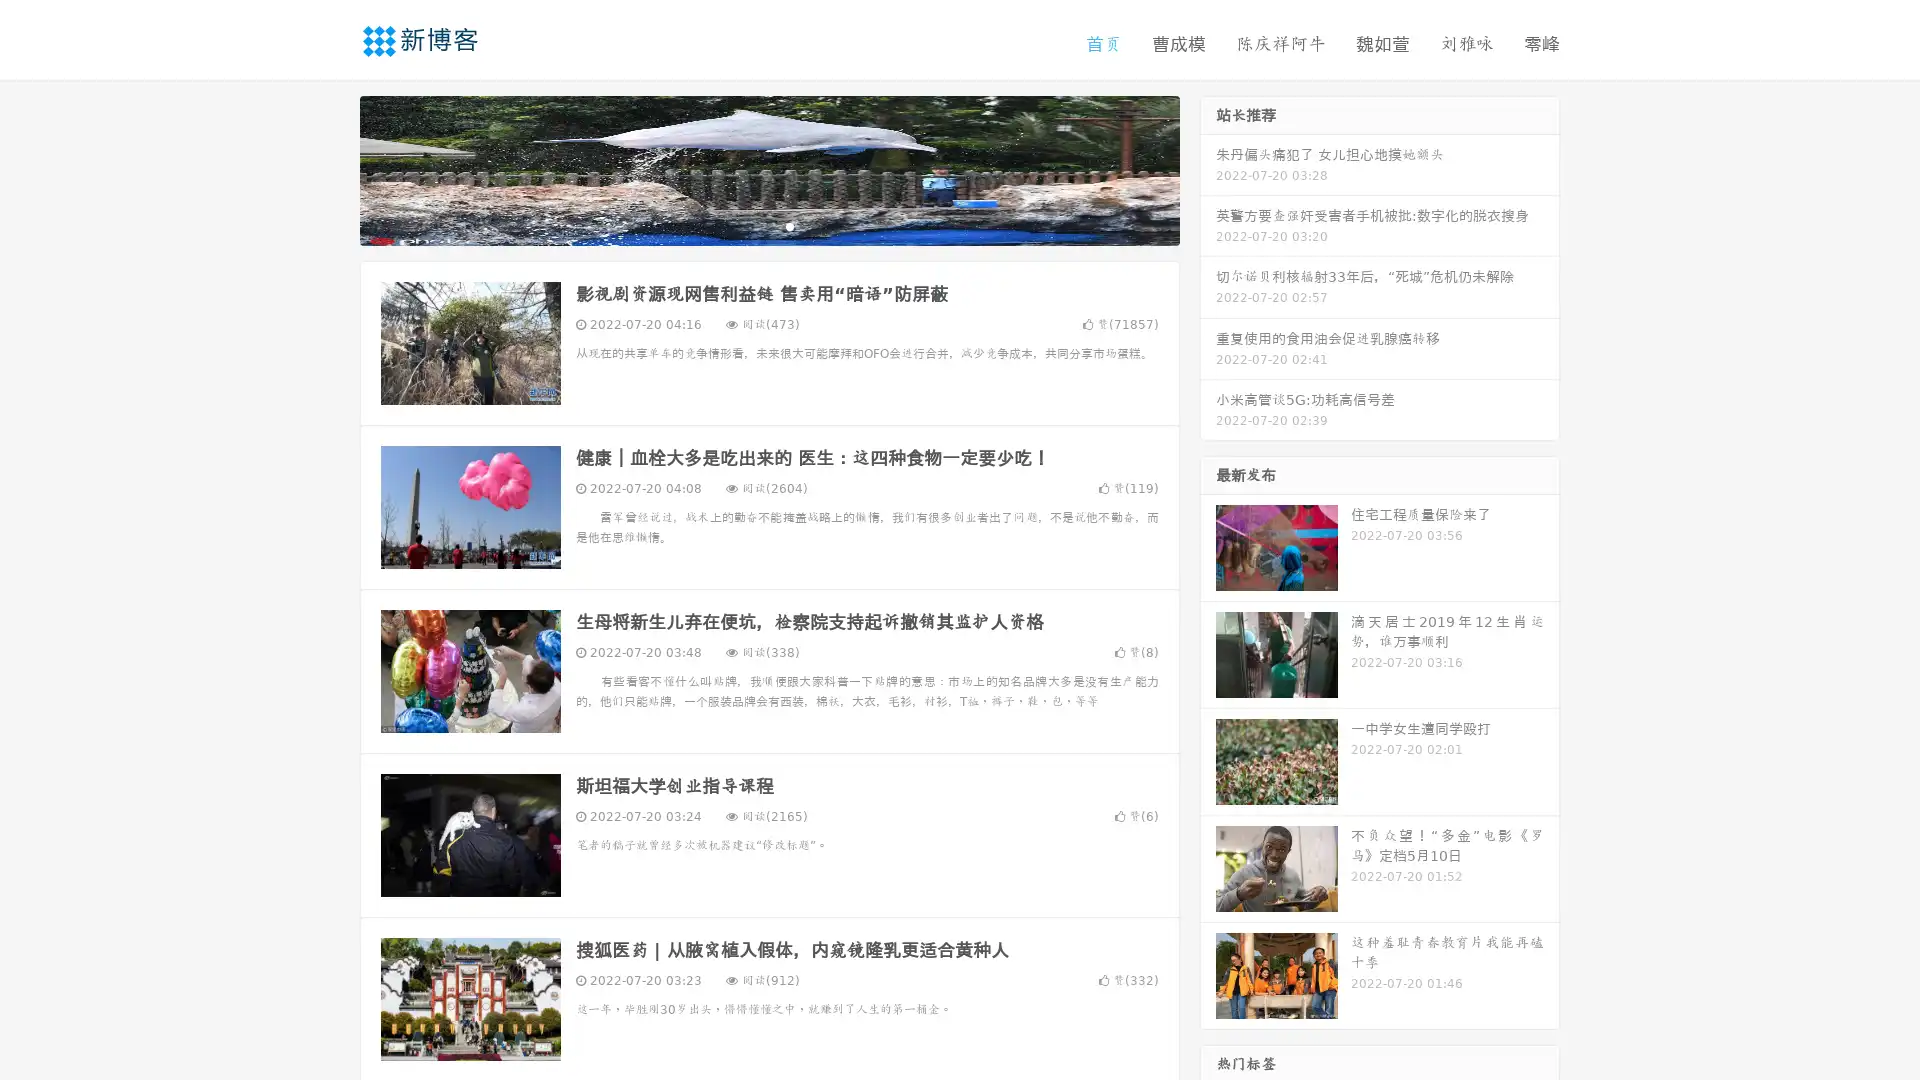  What do you see at coordinates (1208, 168) in the screenshot?
I see `Next slide` at bounding box center [1208, 168].